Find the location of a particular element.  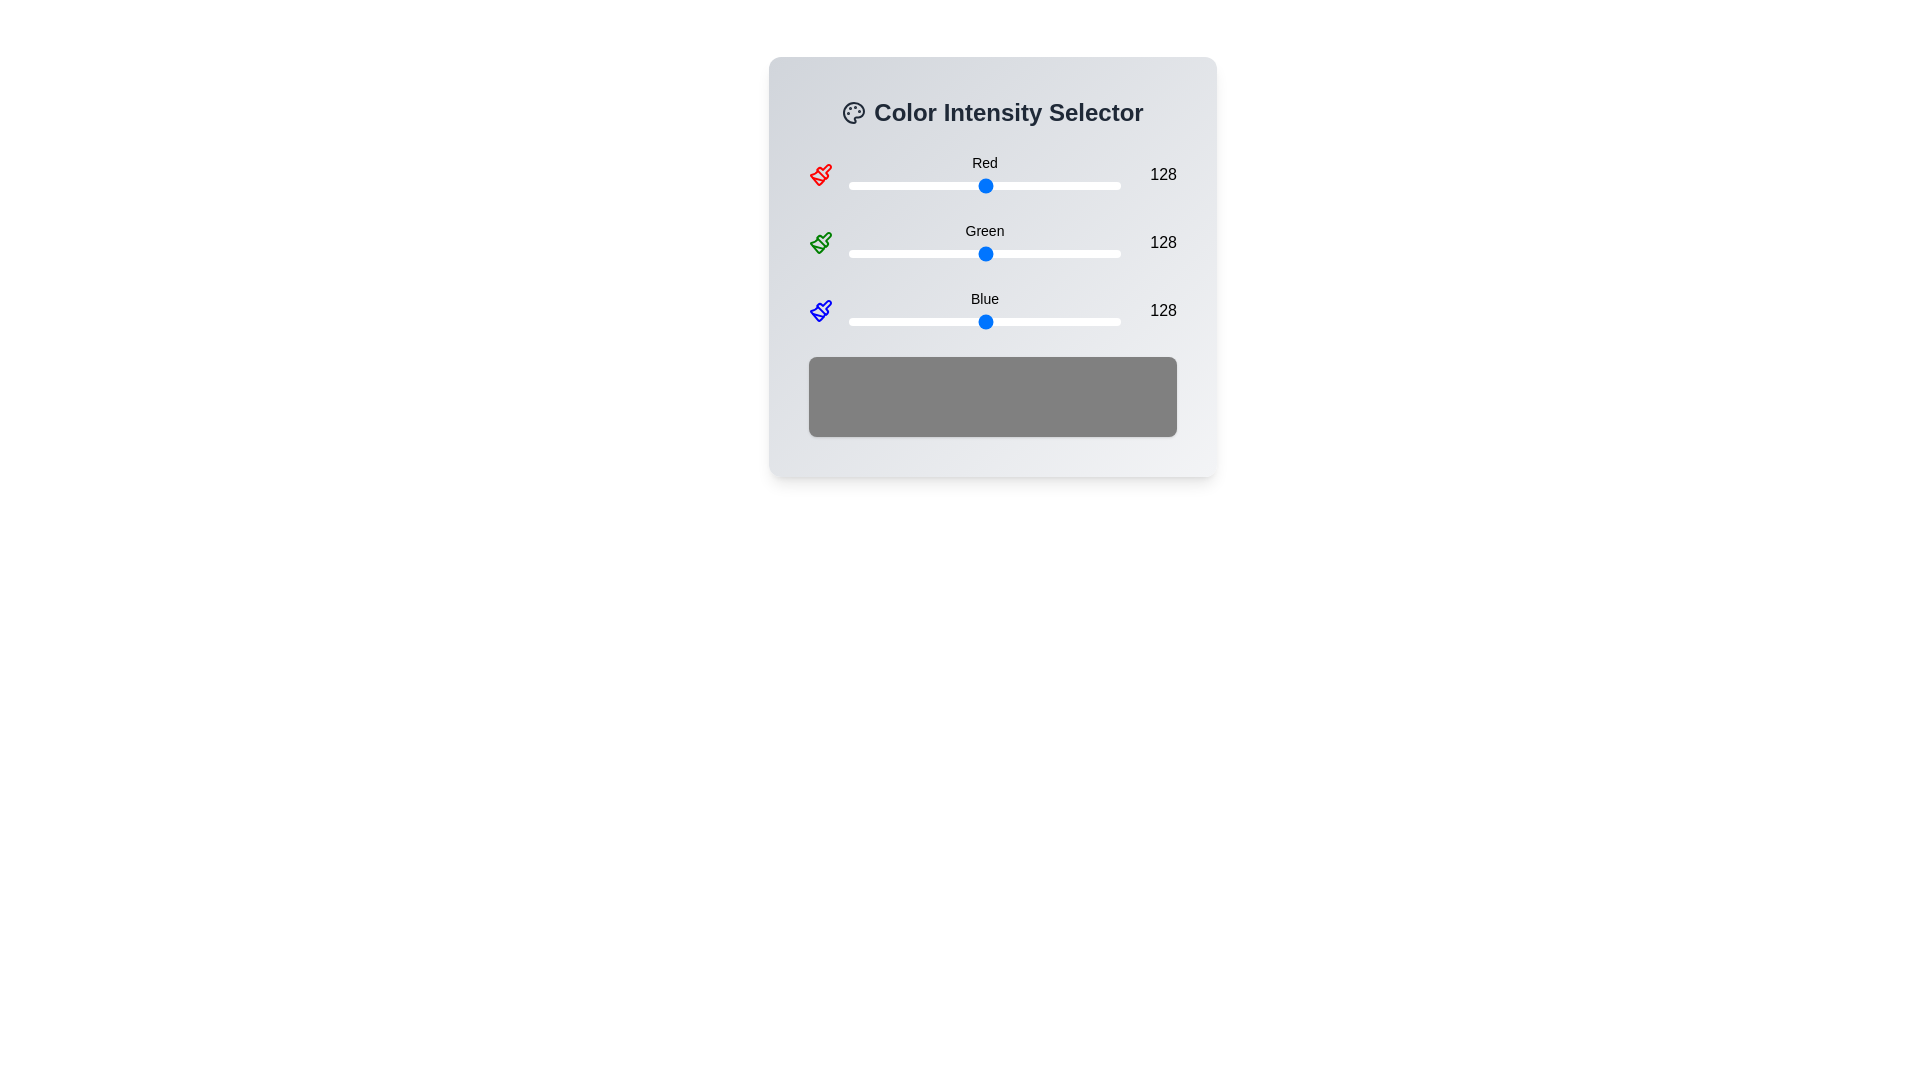

the green color intensity is located at coordinates (885, 253).